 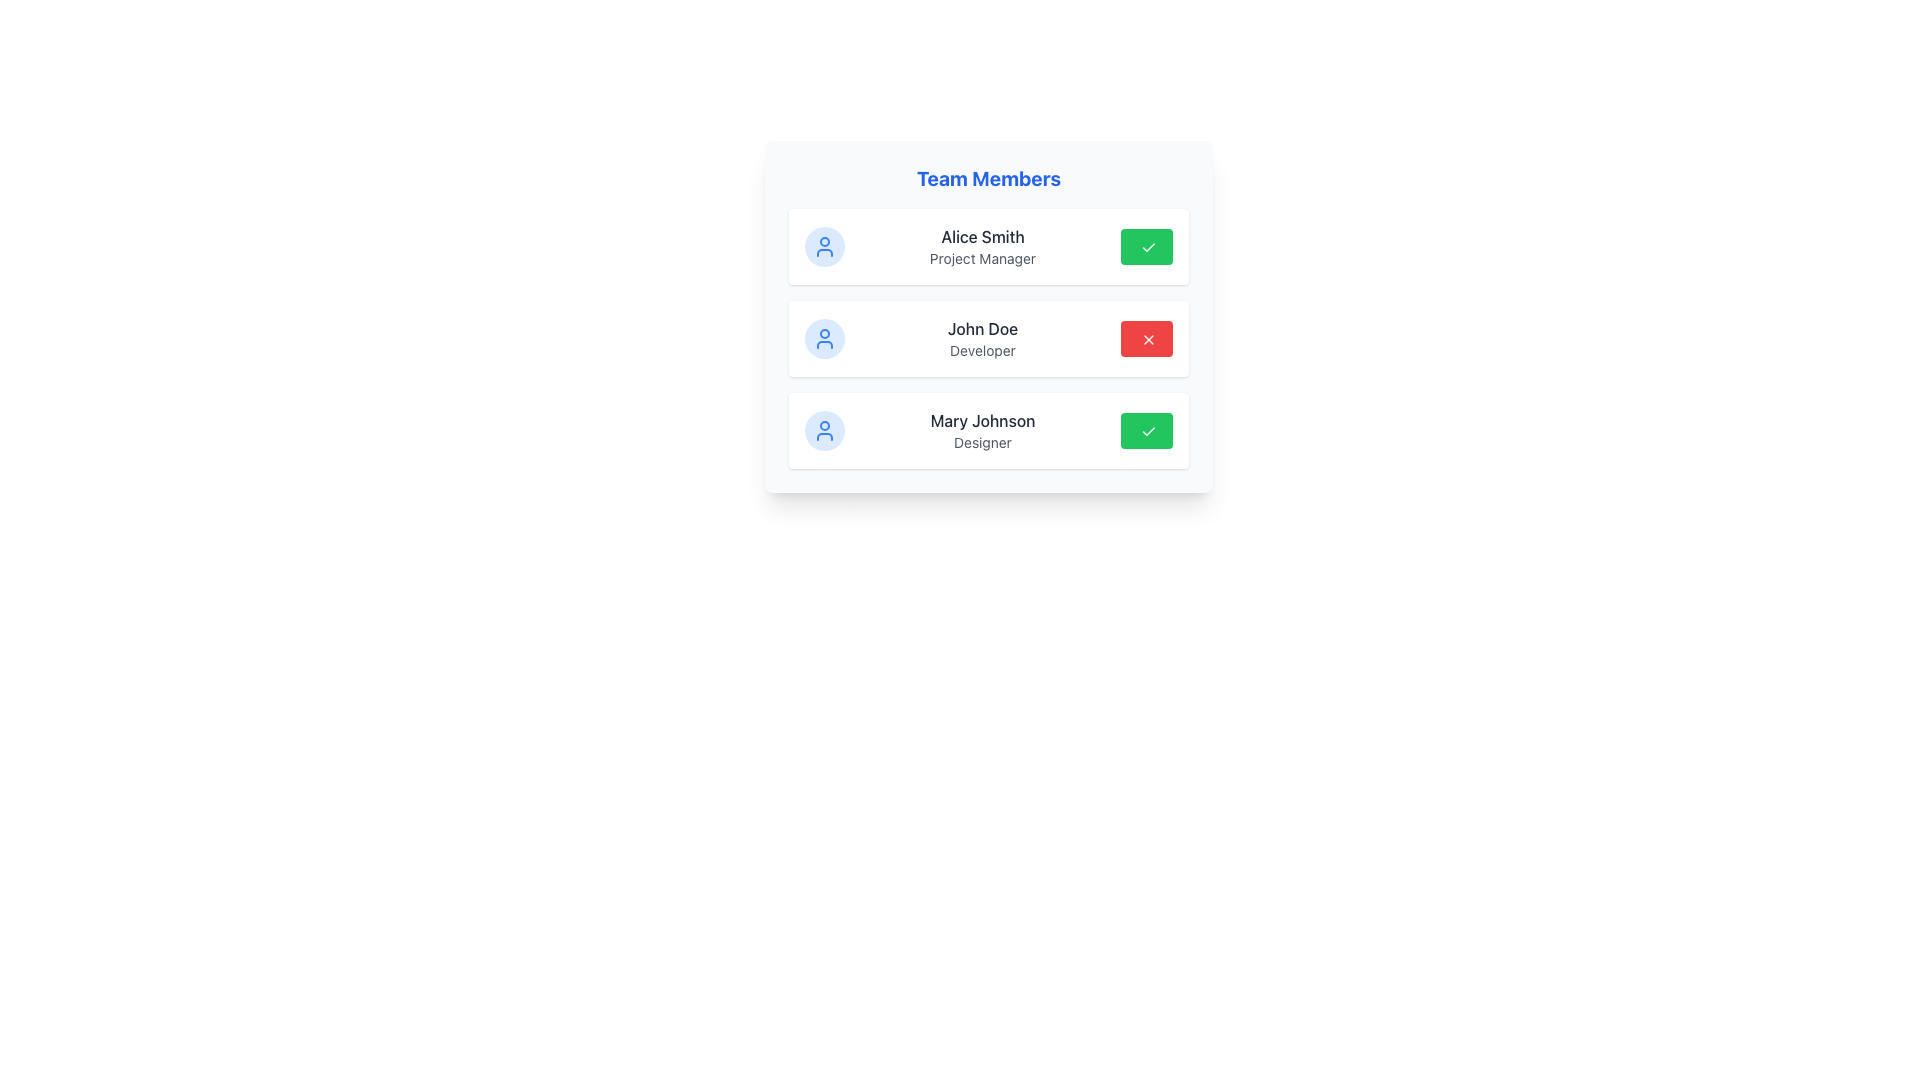 What do you see at coordinates (825, 430) in the screenshot?
I see `the blue person silhouette icon located on the leftmost side of the third row in the team members list` at bounding box center [825, 430].